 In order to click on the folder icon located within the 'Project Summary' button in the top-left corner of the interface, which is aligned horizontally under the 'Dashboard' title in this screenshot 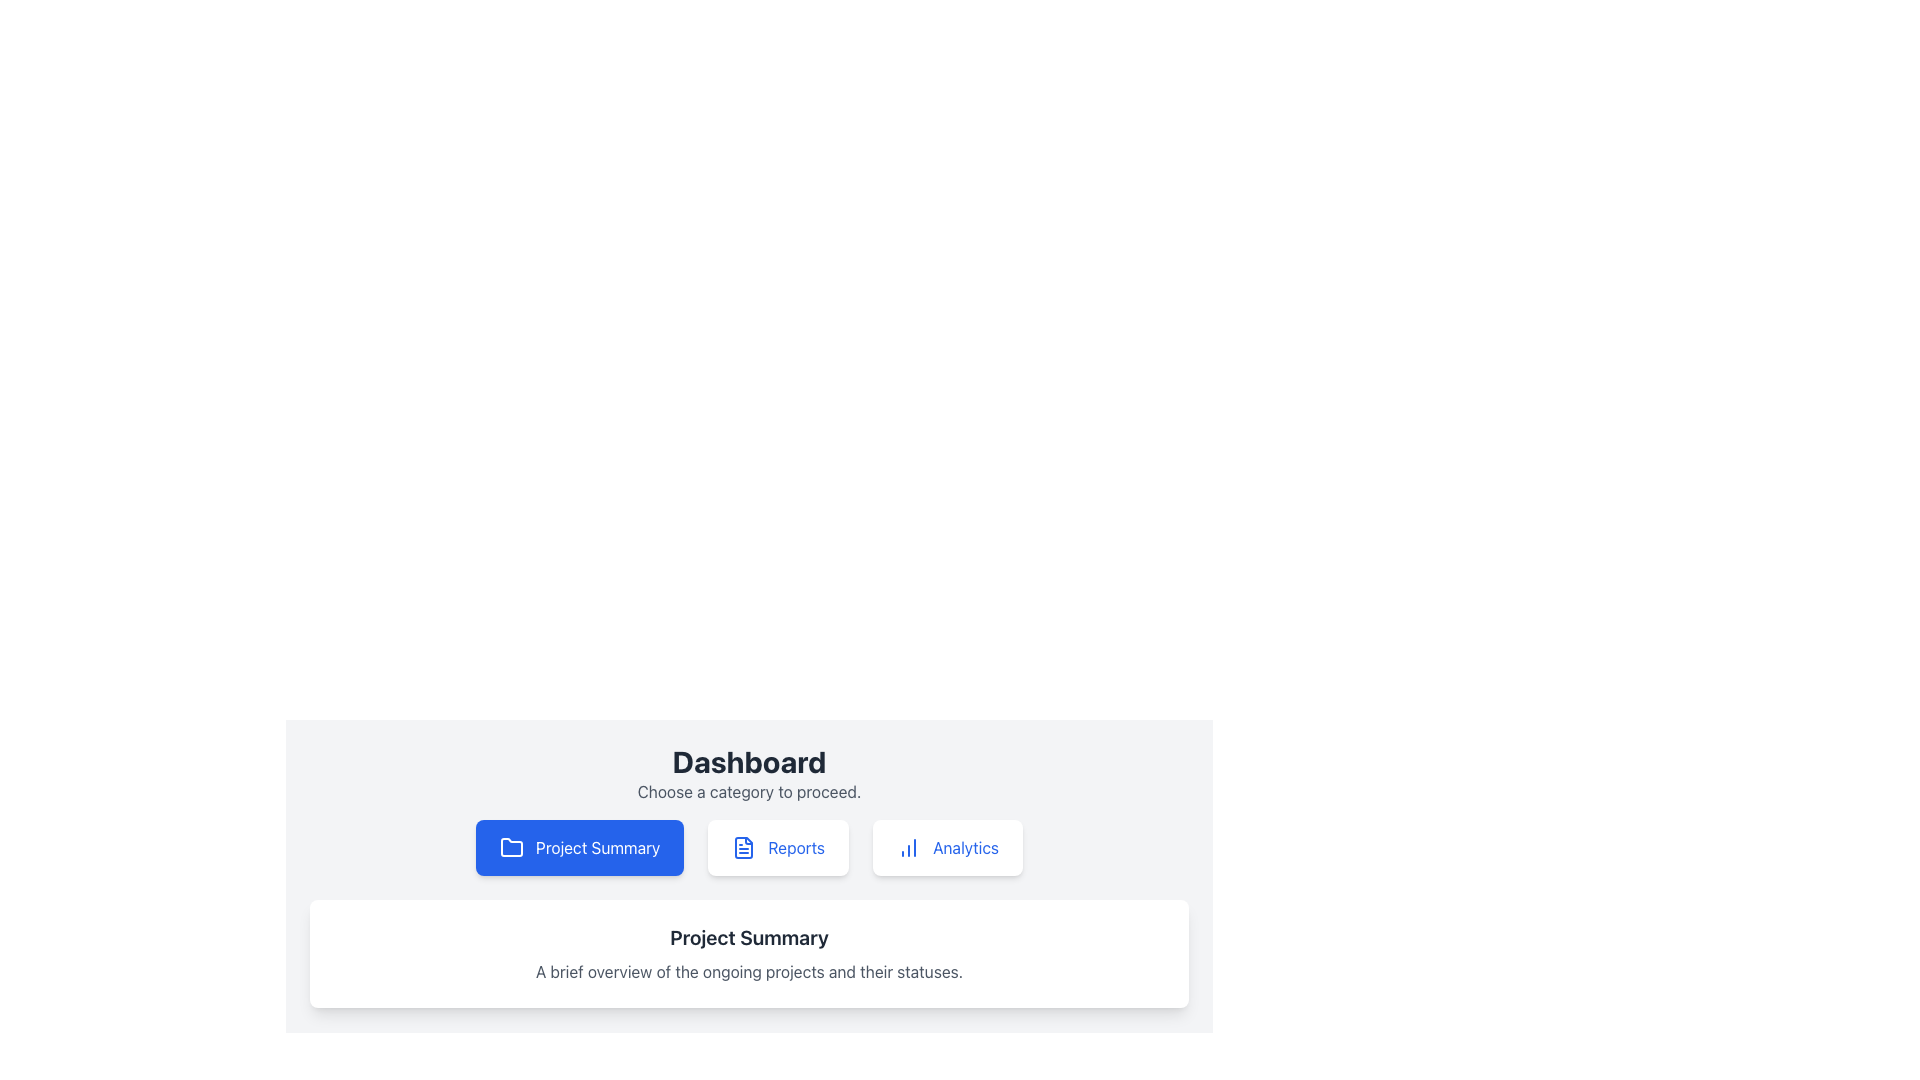, I will do `click(512, 847)`.